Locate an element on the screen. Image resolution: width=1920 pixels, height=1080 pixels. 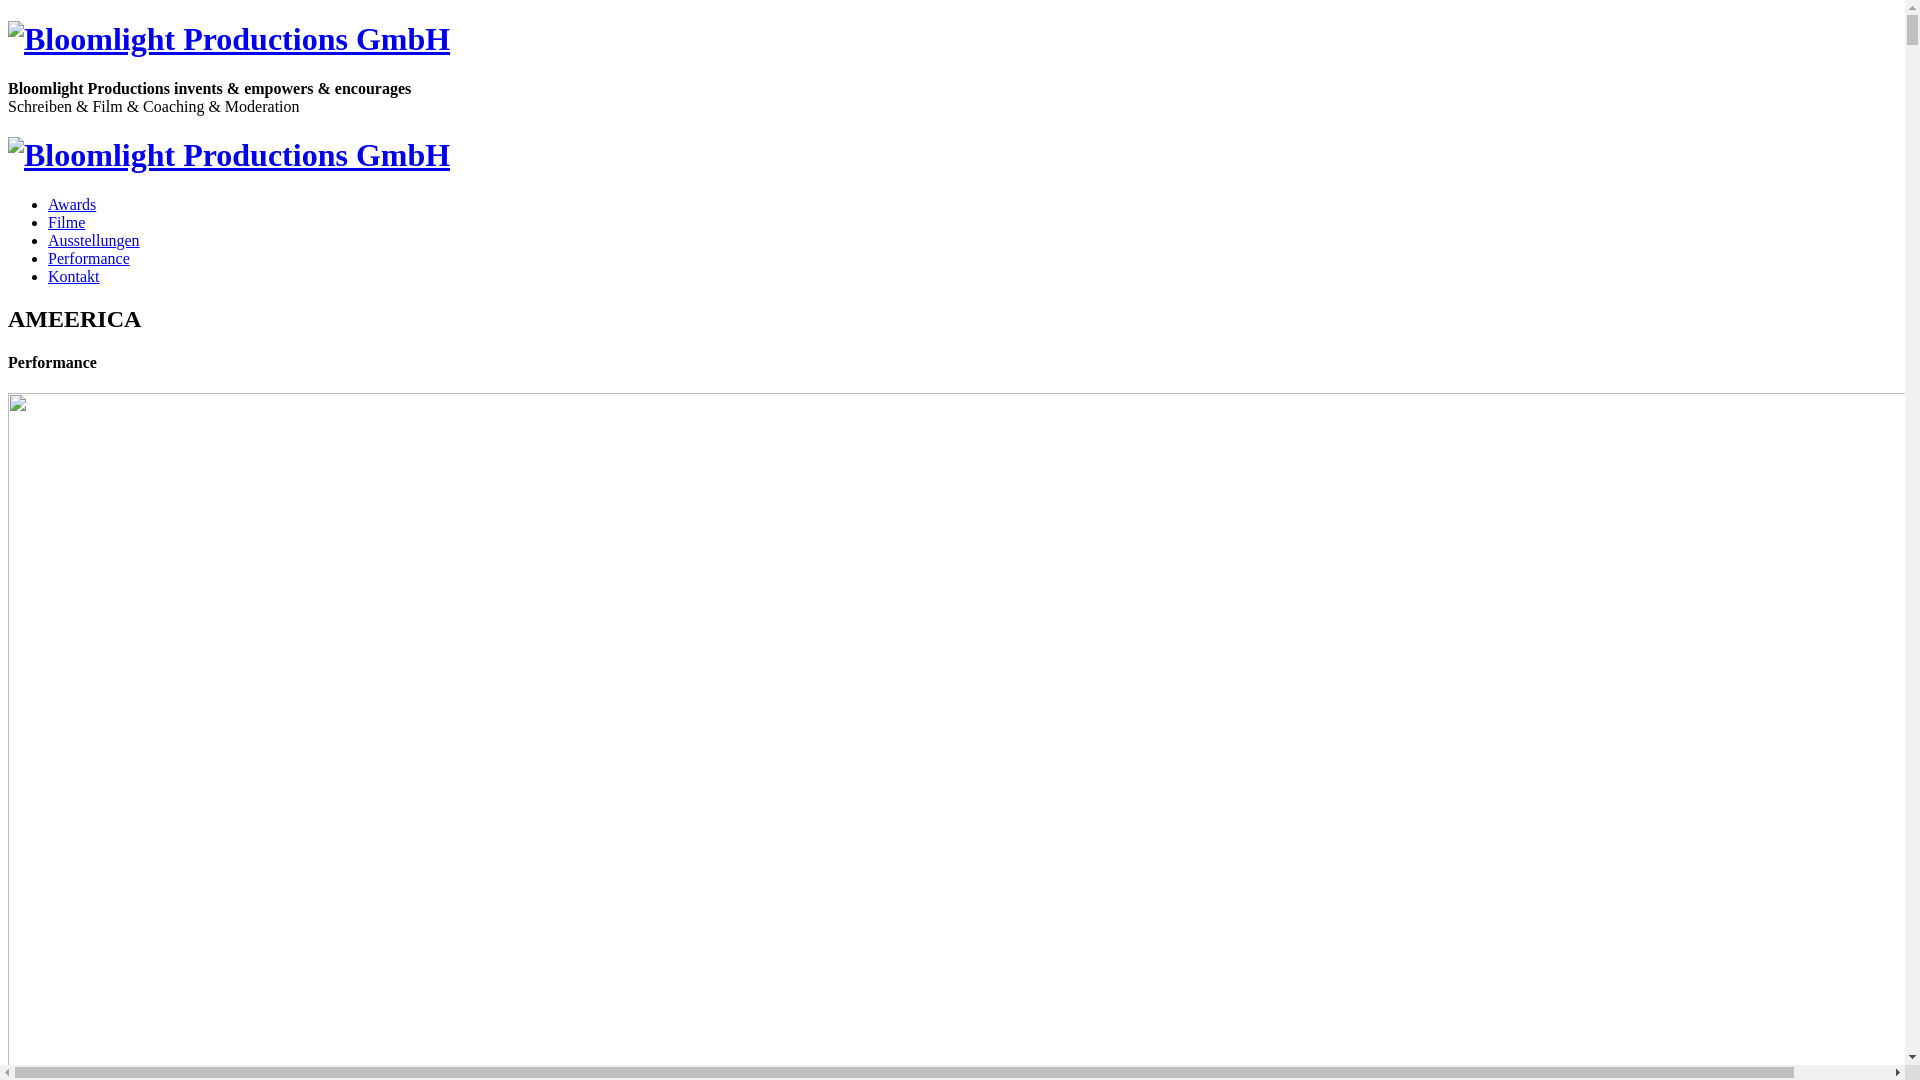
'Ausstellungen' is located at coordinates (93, 239).